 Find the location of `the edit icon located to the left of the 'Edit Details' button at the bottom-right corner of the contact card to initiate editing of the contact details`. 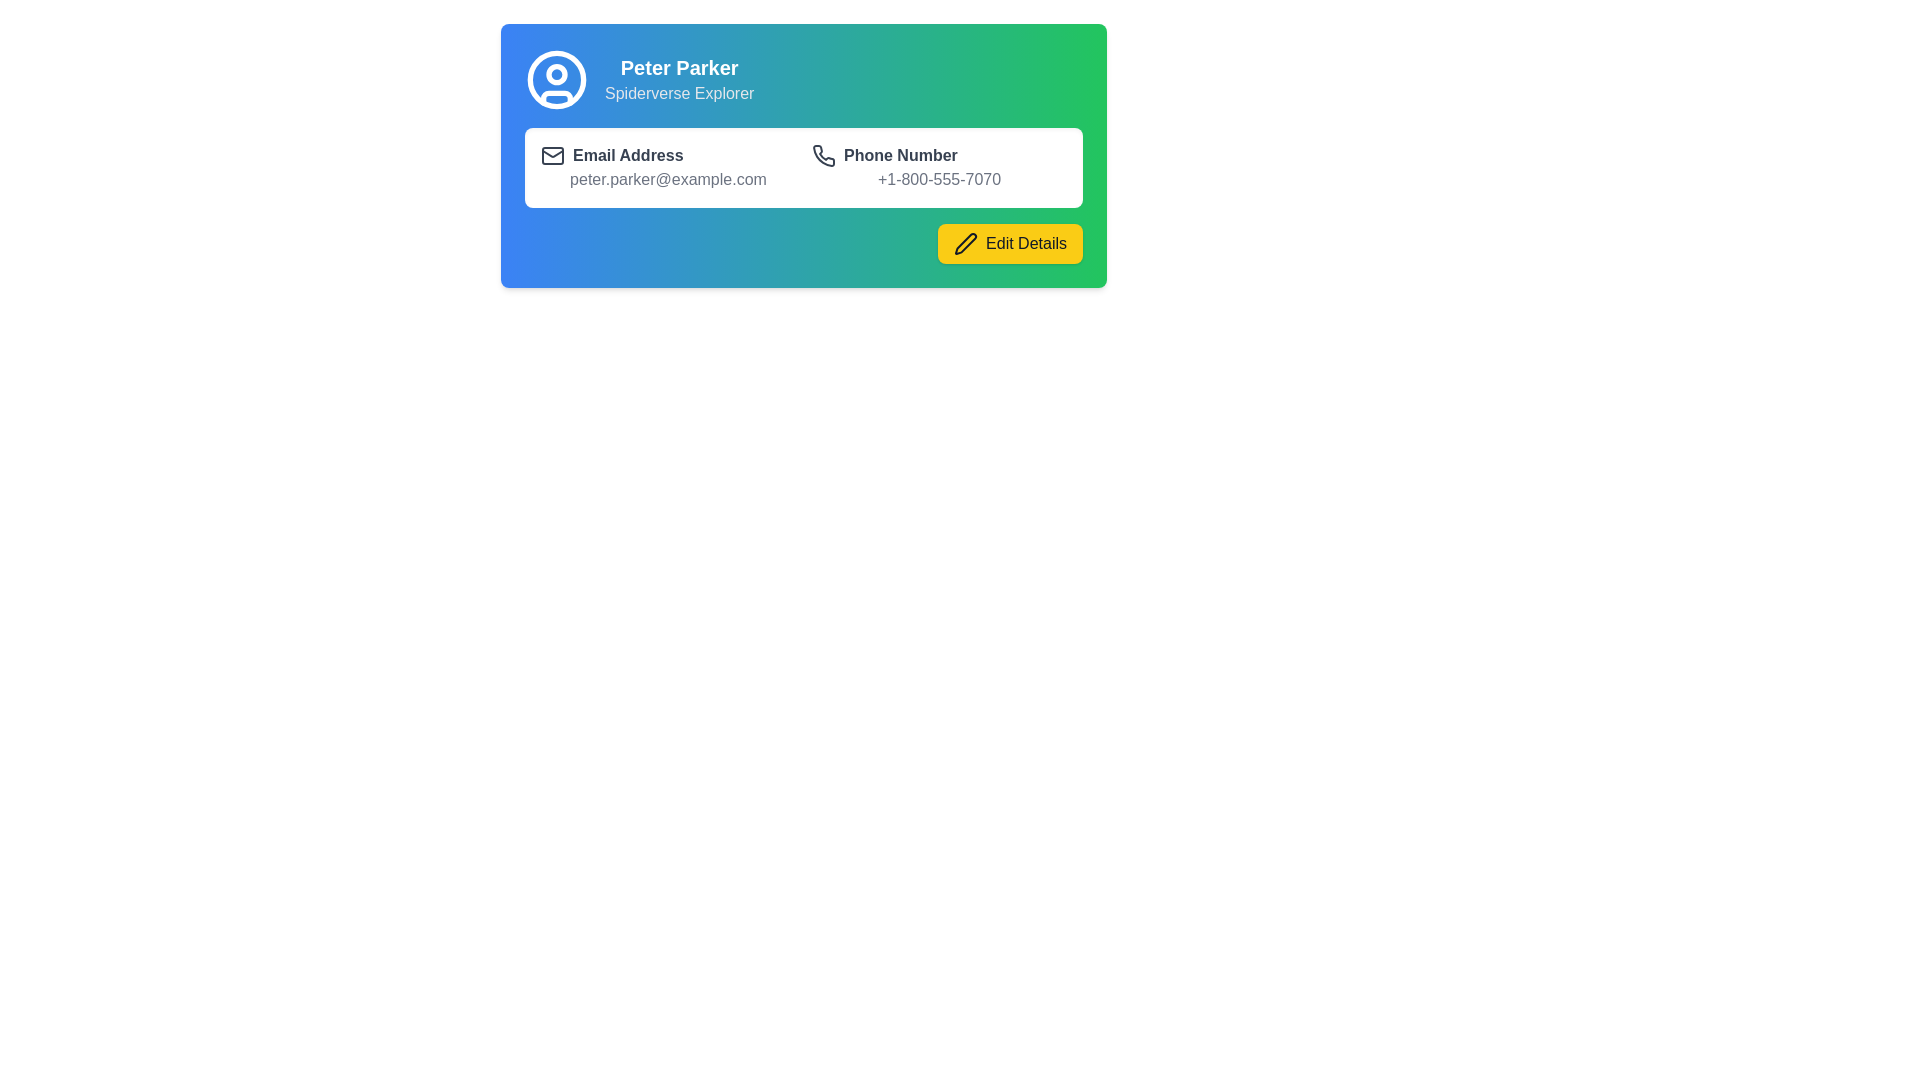

the edit icon located to the left of the 'Edit Details' button at the bottom-right corner of the contact card to initiate editing of the contact details is located at coordinates (966, 242).